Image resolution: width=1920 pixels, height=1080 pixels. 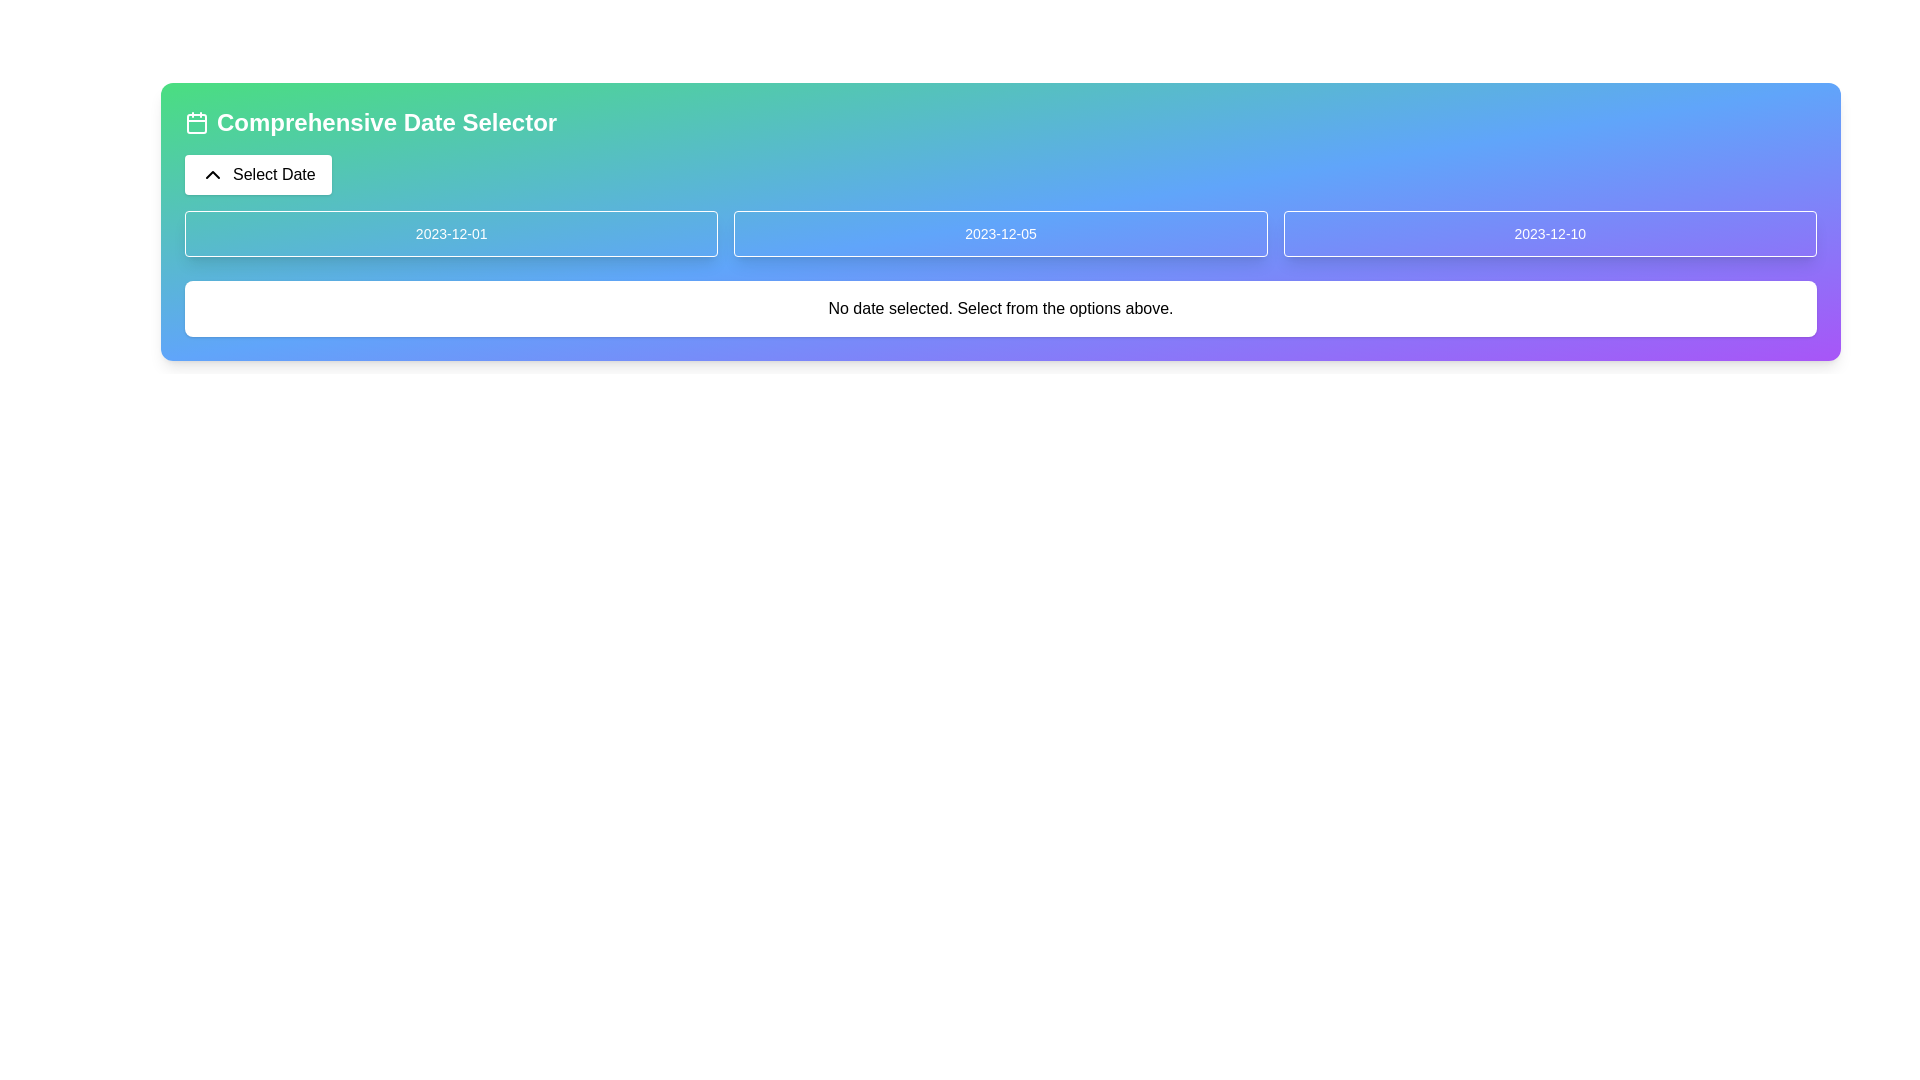 I want to click on the button labeled '2023-12-01', which is a rectangular button with rounded corners on a gradient blue background, so click(x=450, y=233).